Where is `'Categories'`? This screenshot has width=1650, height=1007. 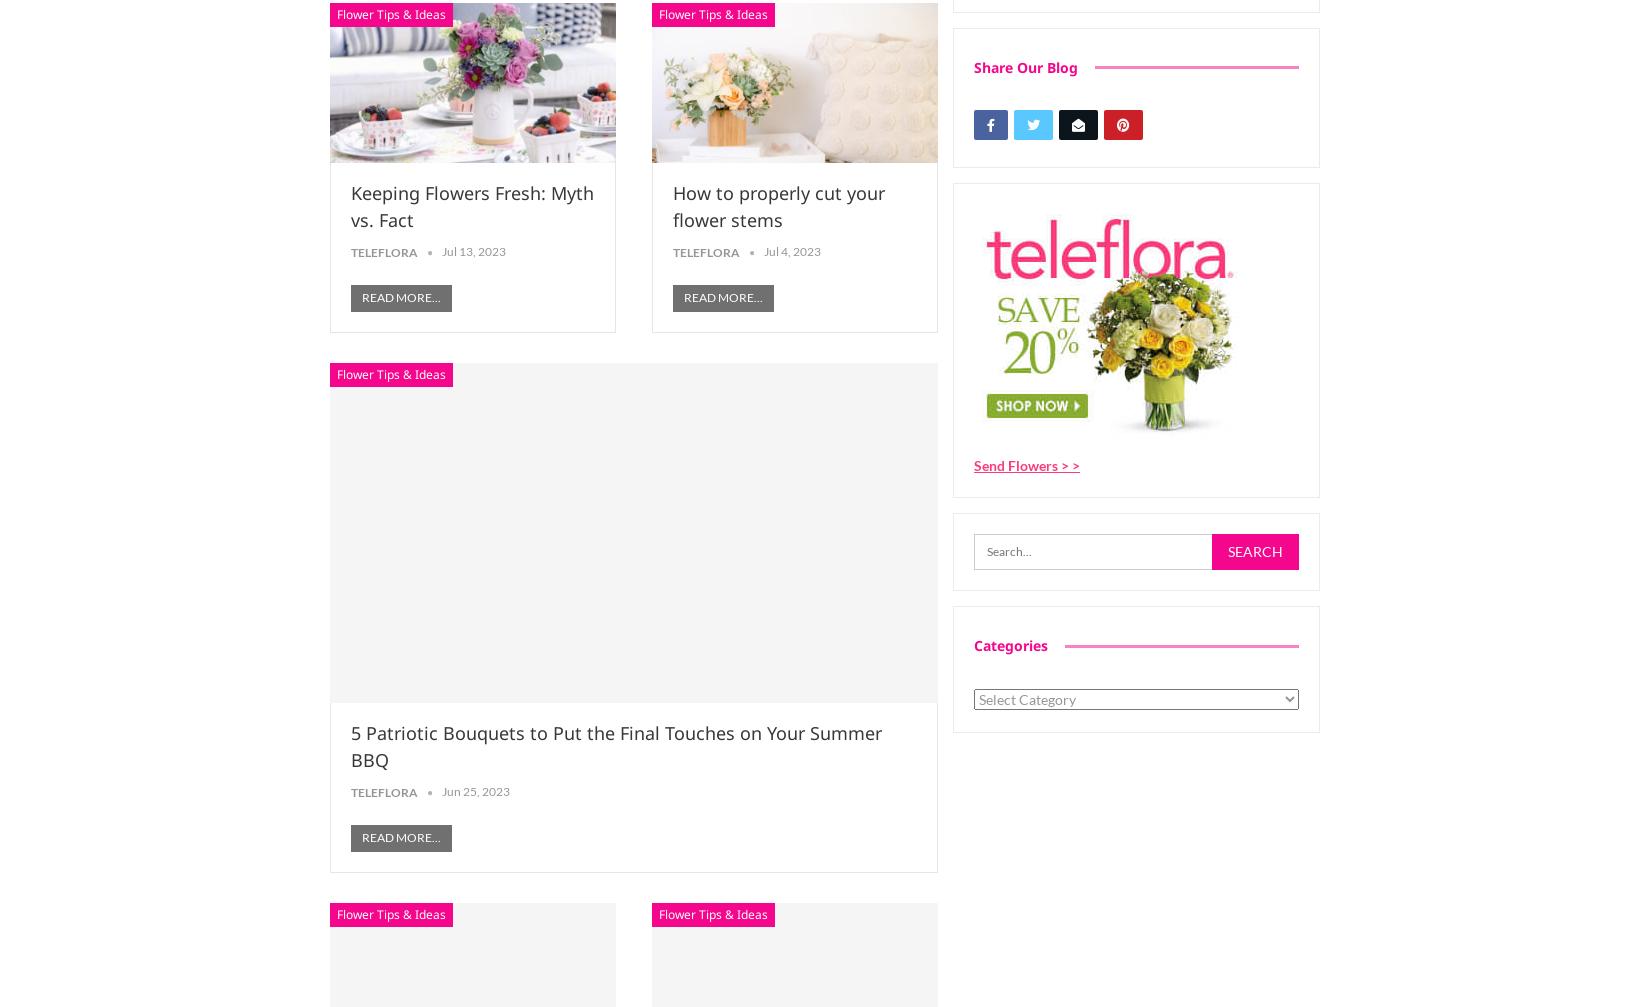
'Categories' is located at coordinates (1010, 644).